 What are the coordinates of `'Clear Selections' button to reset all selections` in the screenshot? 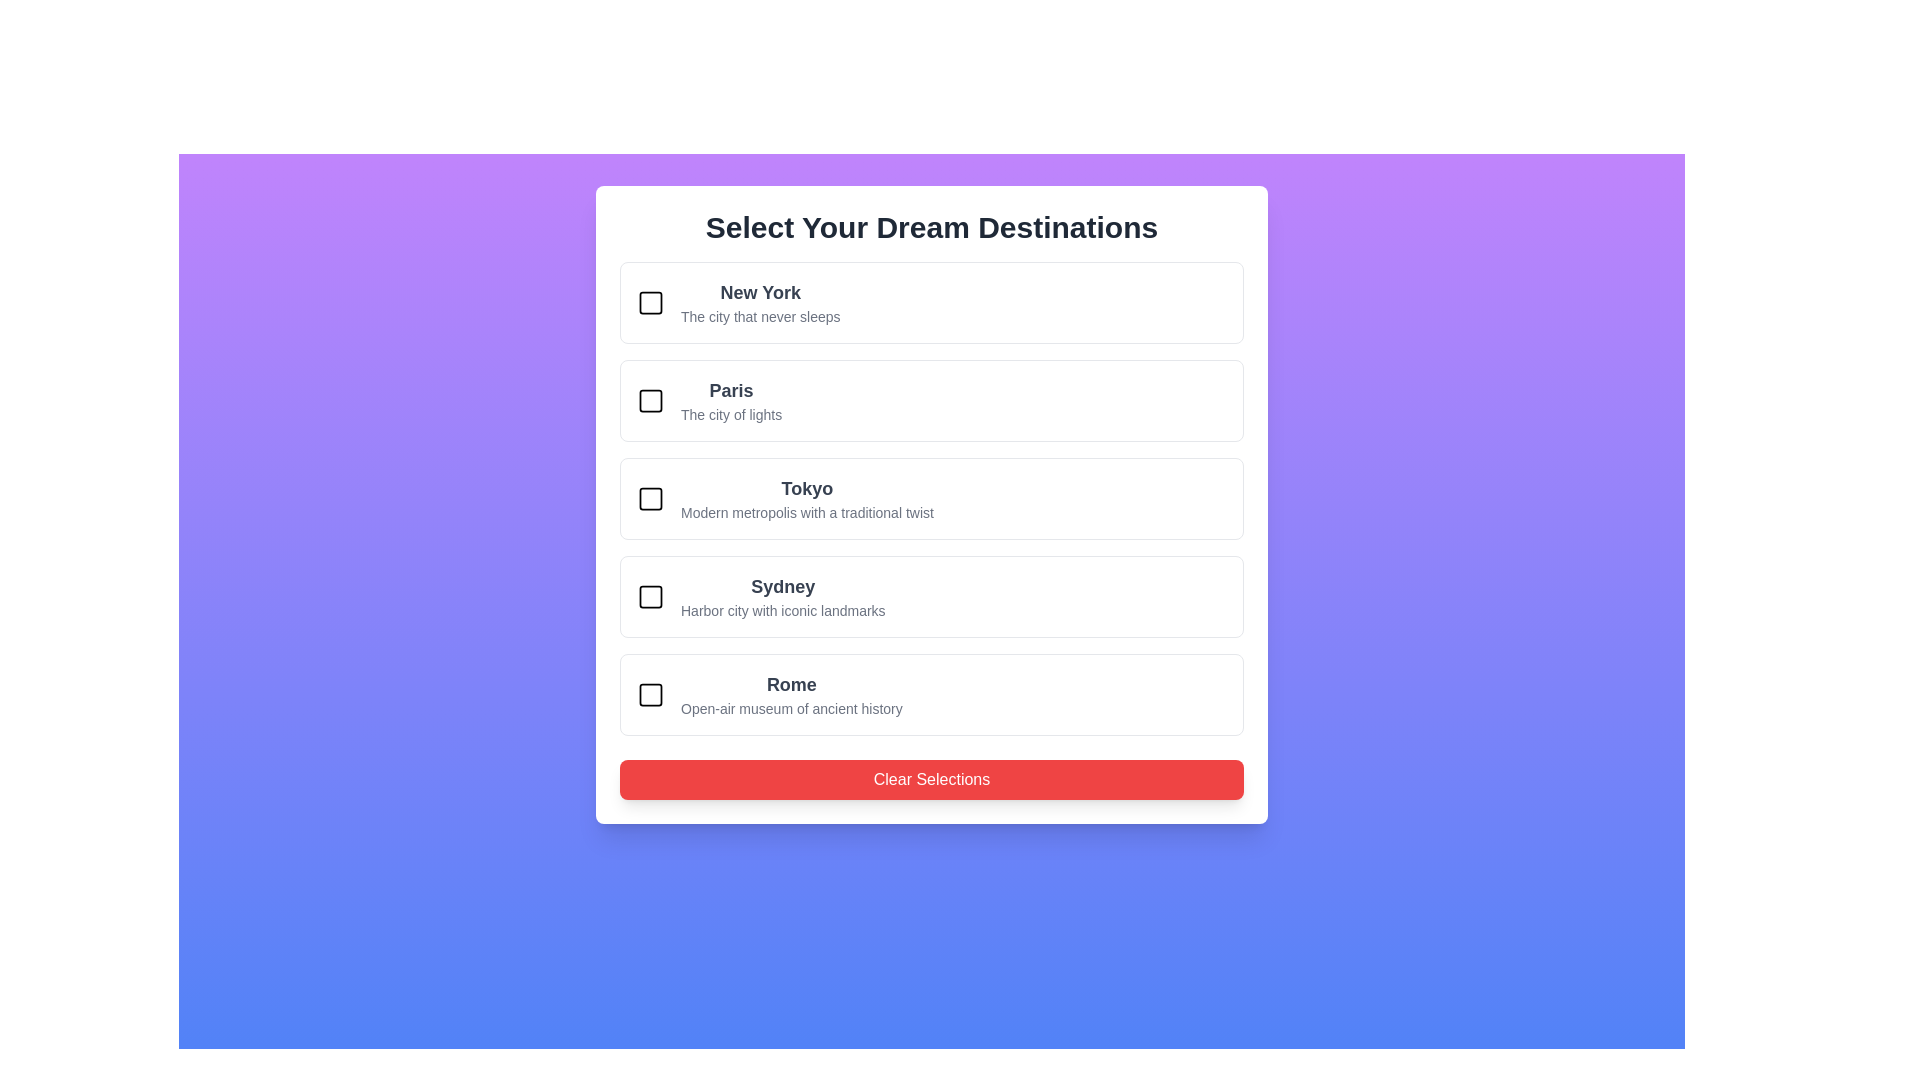 It's located at (930, 778).